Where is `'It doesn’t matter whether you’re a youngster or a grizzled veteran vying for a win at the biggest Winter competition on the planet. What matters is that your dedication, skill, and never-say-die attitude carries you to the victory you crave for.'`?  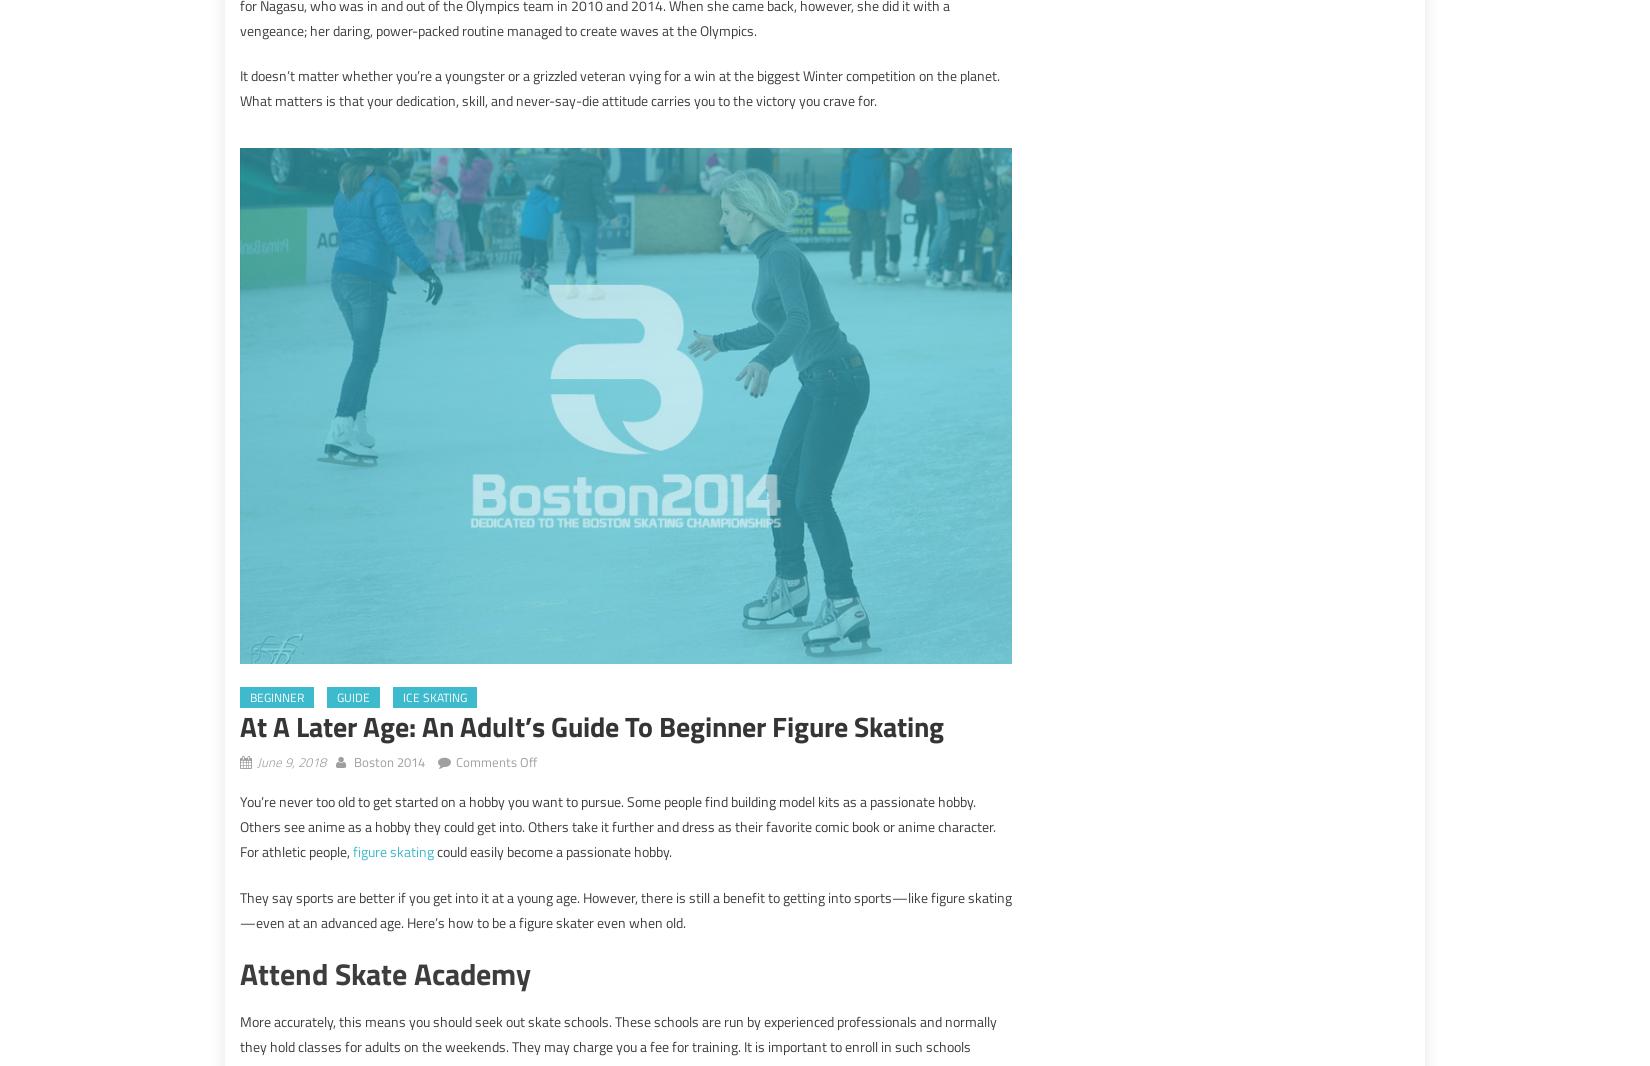 'It doesn’t matter whether you’re a youngster or a grizzled veteran vying for a win at the biggest Winter competition on the planet. What matters is that your dedication, skill, and never-say-die attitude carries you to the victory you crave for.' is located at coordinates (619, 87).